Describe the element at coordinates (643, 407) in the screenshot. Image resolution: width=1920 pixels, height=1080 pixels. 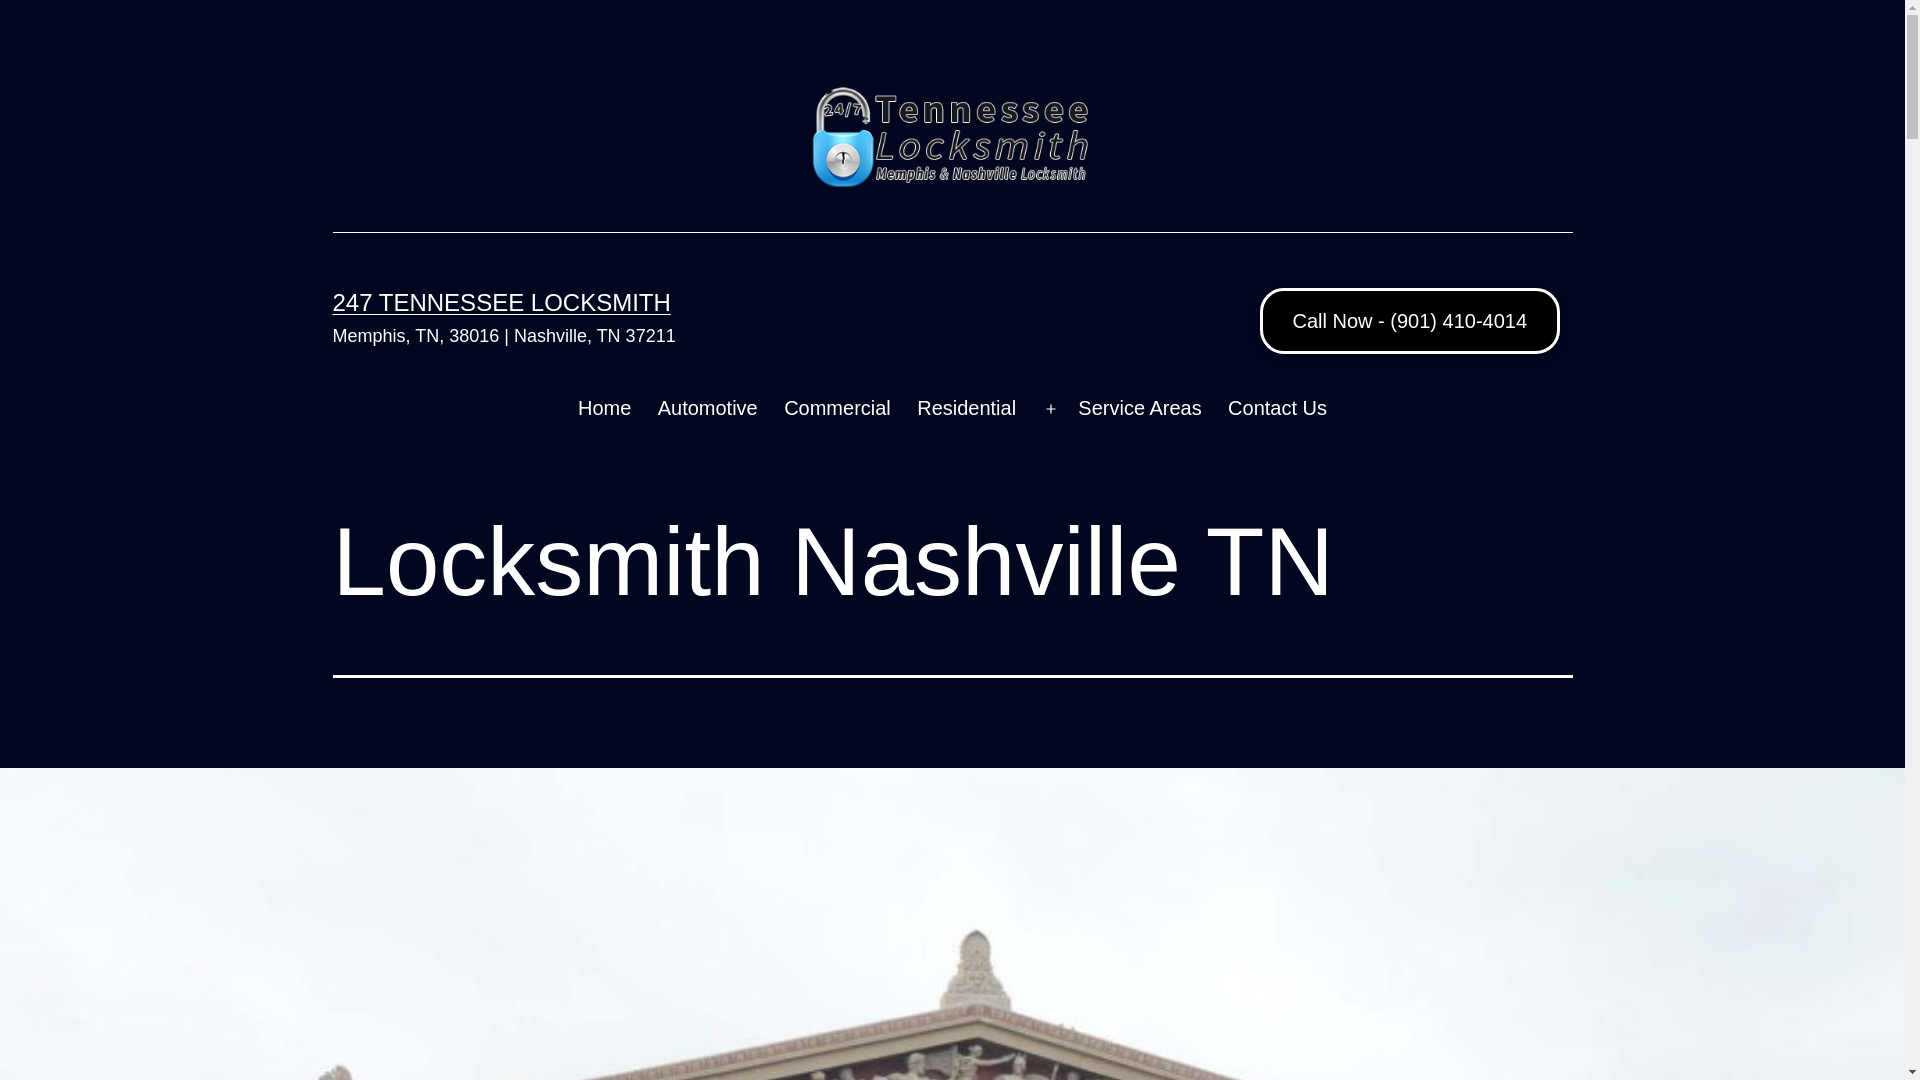
I see `'Automotive'` at that location.